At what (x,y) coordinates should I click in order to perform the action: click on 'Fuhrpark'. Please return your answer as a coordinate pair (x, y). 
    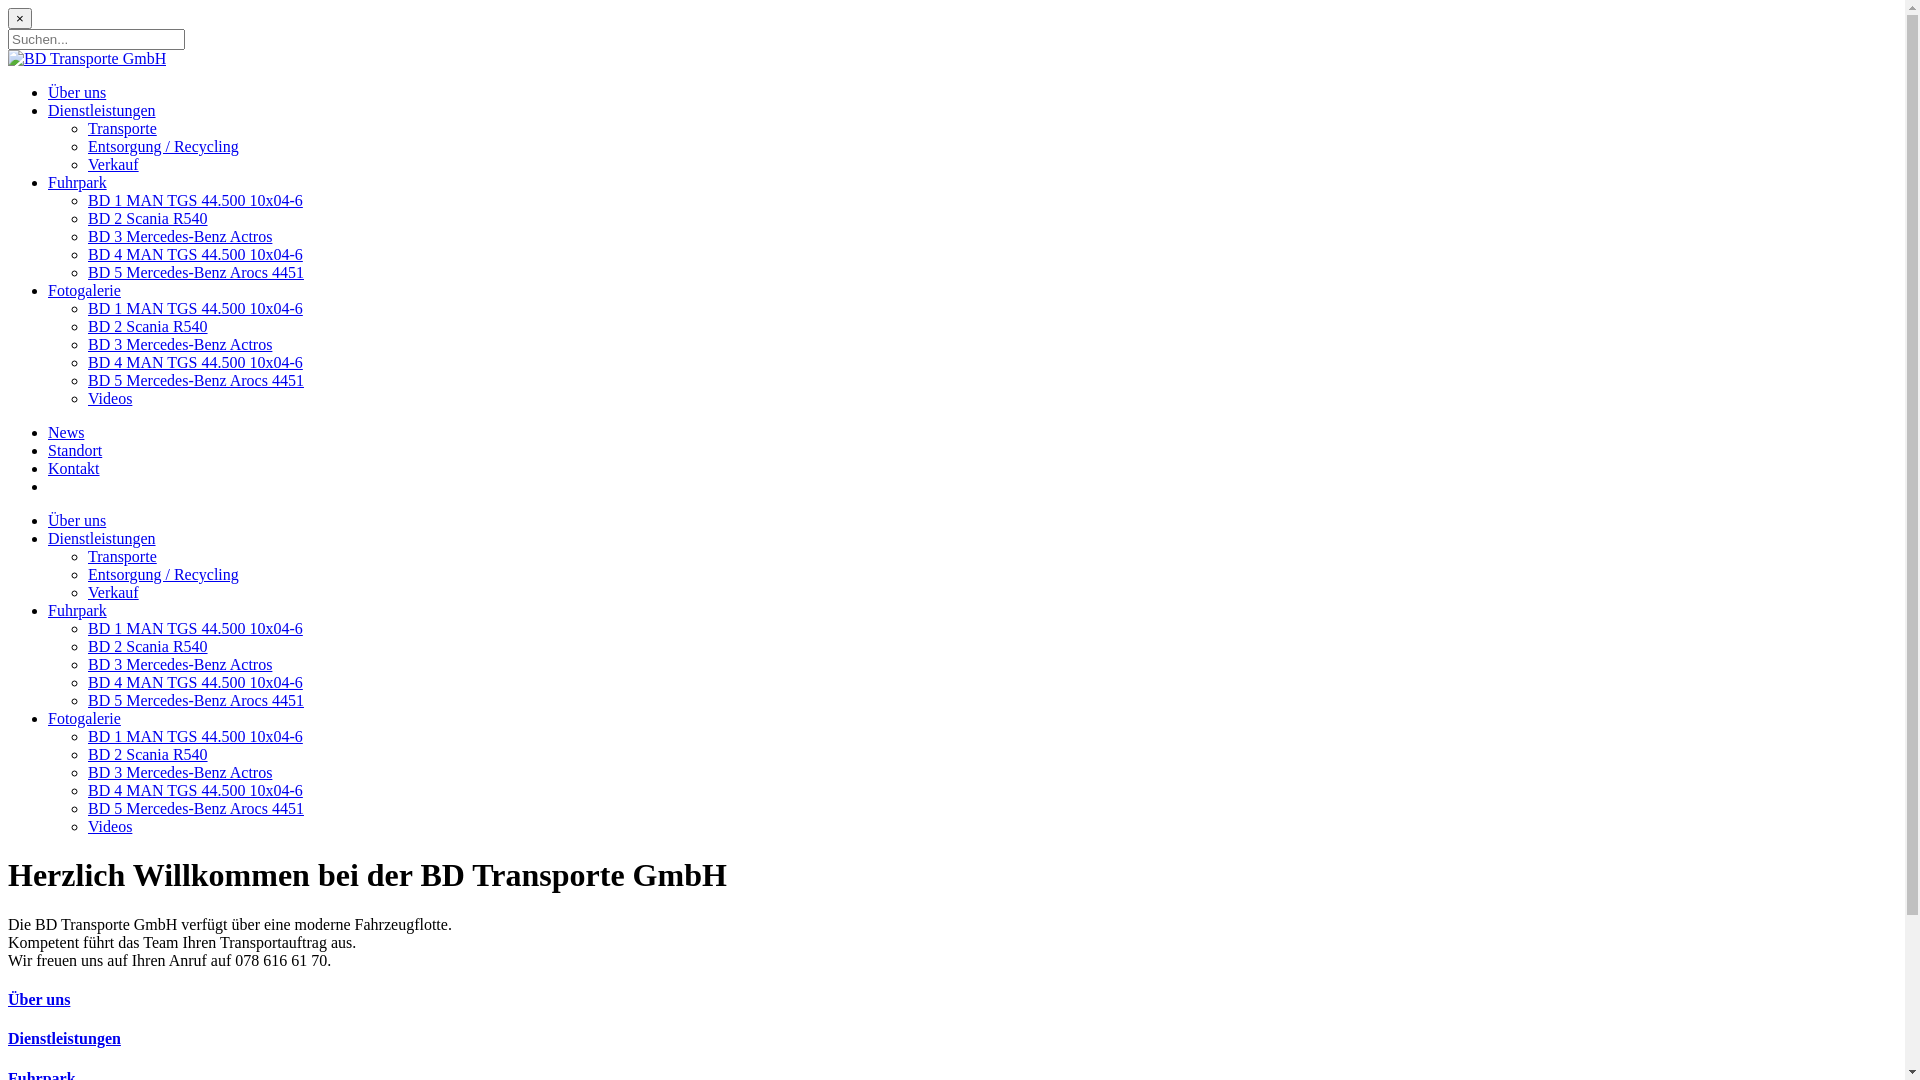
    Looking at the image, I should click on (77, 609).